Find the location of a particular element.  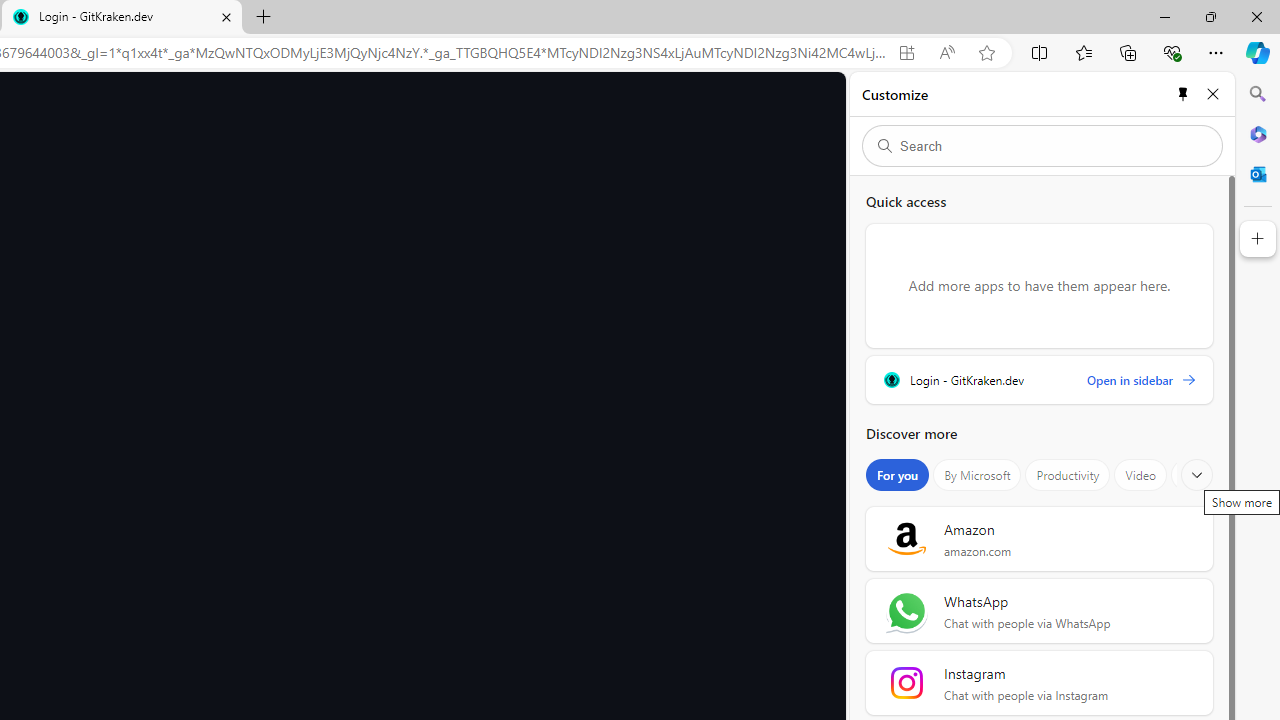

'For you' is located at coordinates (897, 475).